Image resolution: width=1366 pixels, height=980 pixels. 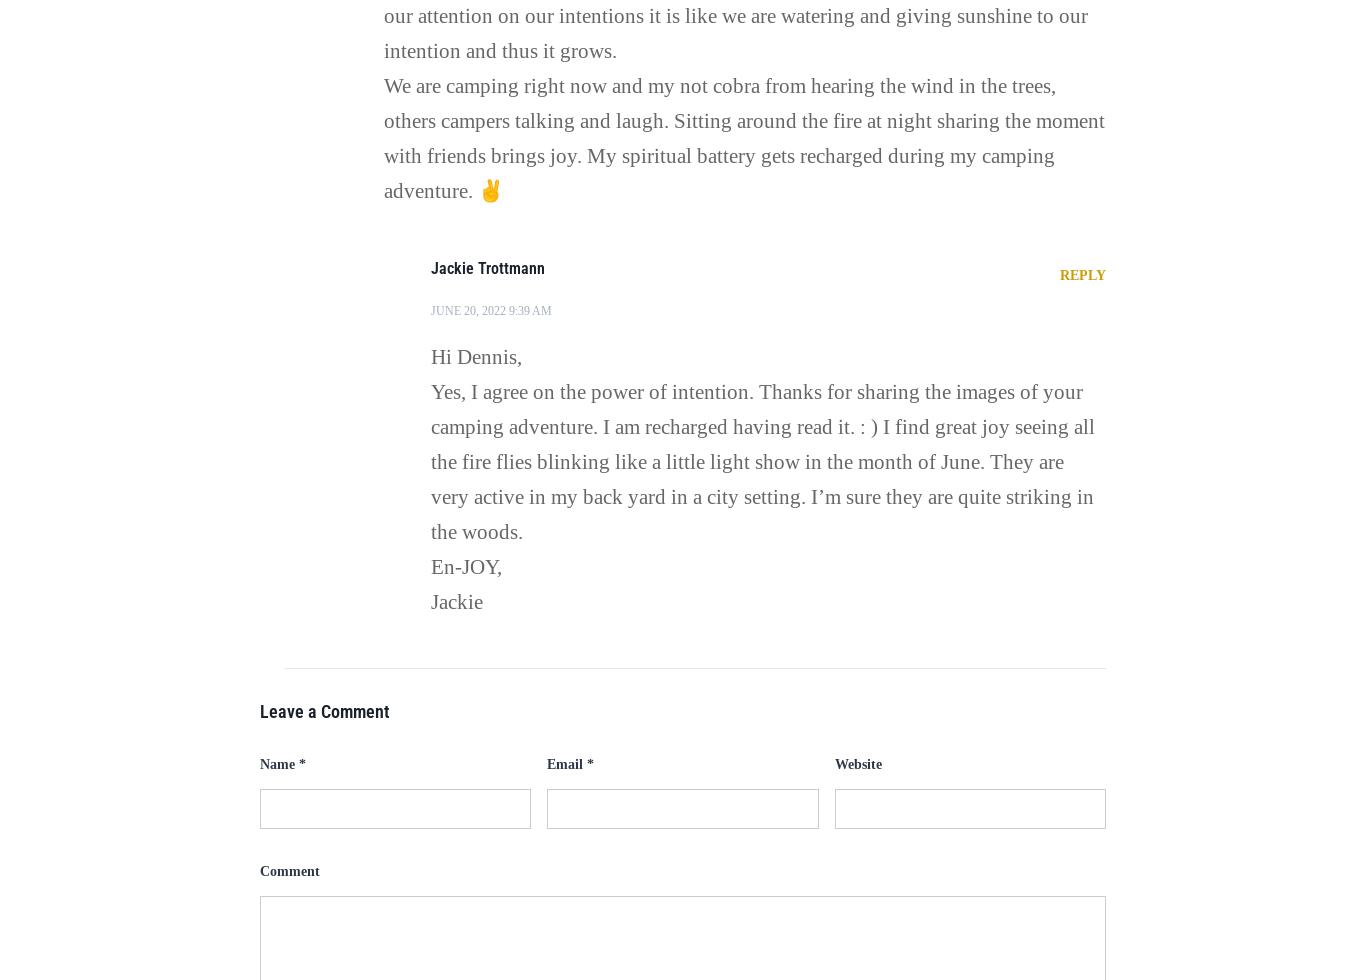 What do you see at coordinates (476, 356) in the screenshot?
I see `'Hi Dennis,'` at bounding box center [476, 356].